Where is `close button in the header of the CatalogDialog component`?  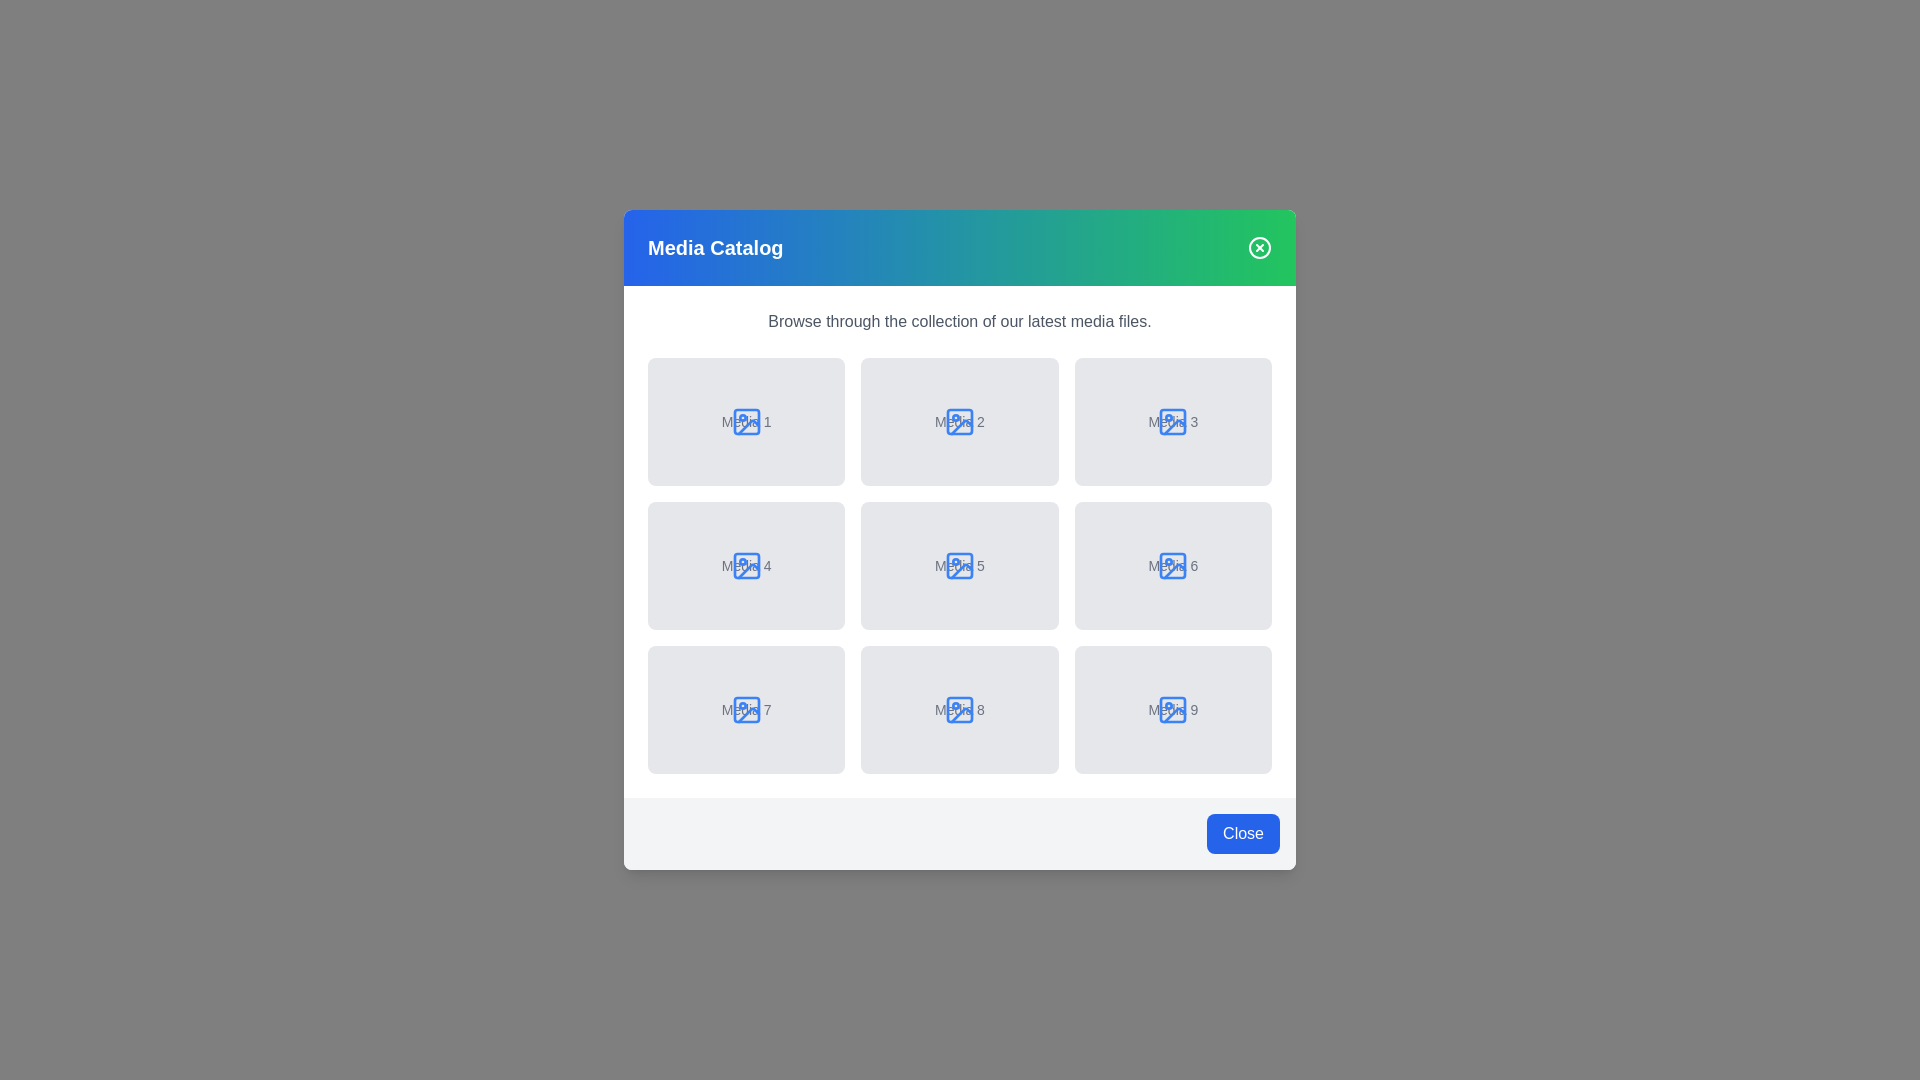
close button in the header of the CatalogDialog component is located at coordinates (1258, 246).